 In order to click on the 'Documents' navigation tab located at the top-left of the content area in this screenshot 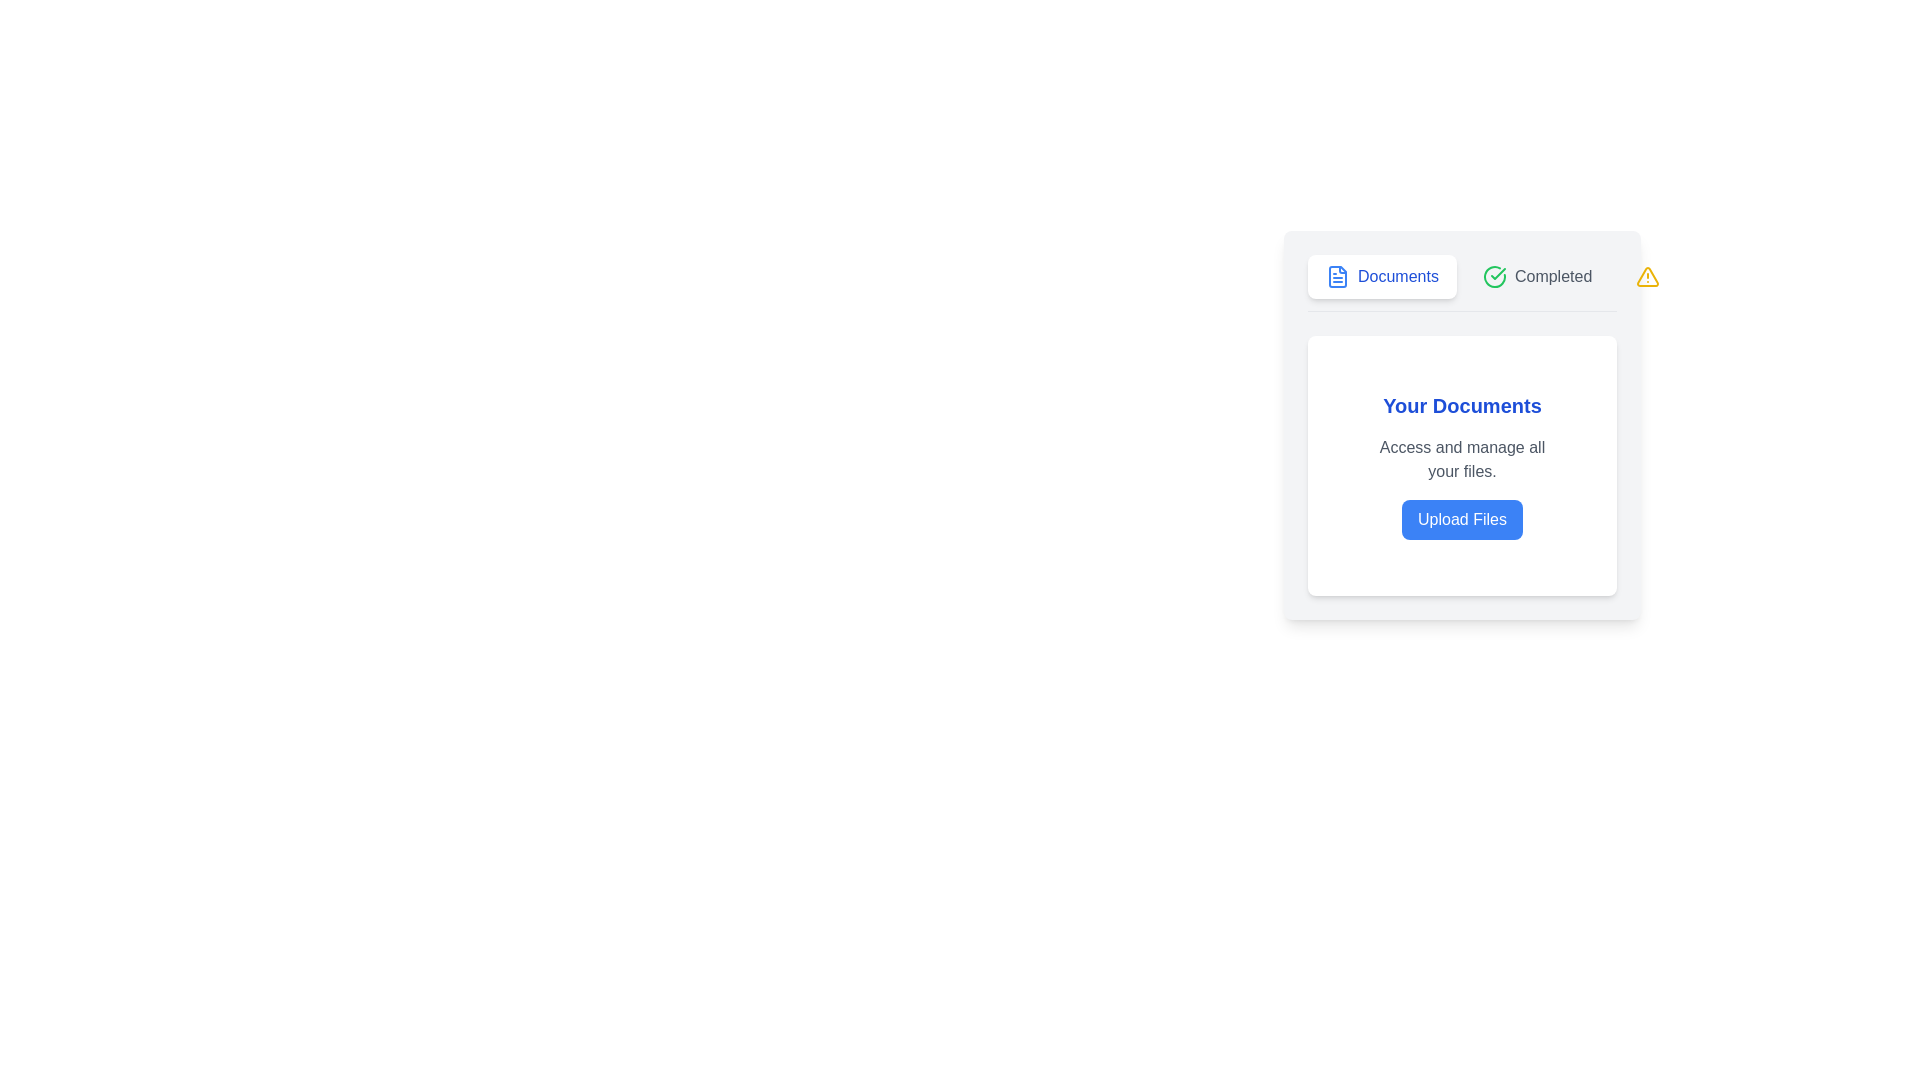, I will do `click(1381, 277)`.